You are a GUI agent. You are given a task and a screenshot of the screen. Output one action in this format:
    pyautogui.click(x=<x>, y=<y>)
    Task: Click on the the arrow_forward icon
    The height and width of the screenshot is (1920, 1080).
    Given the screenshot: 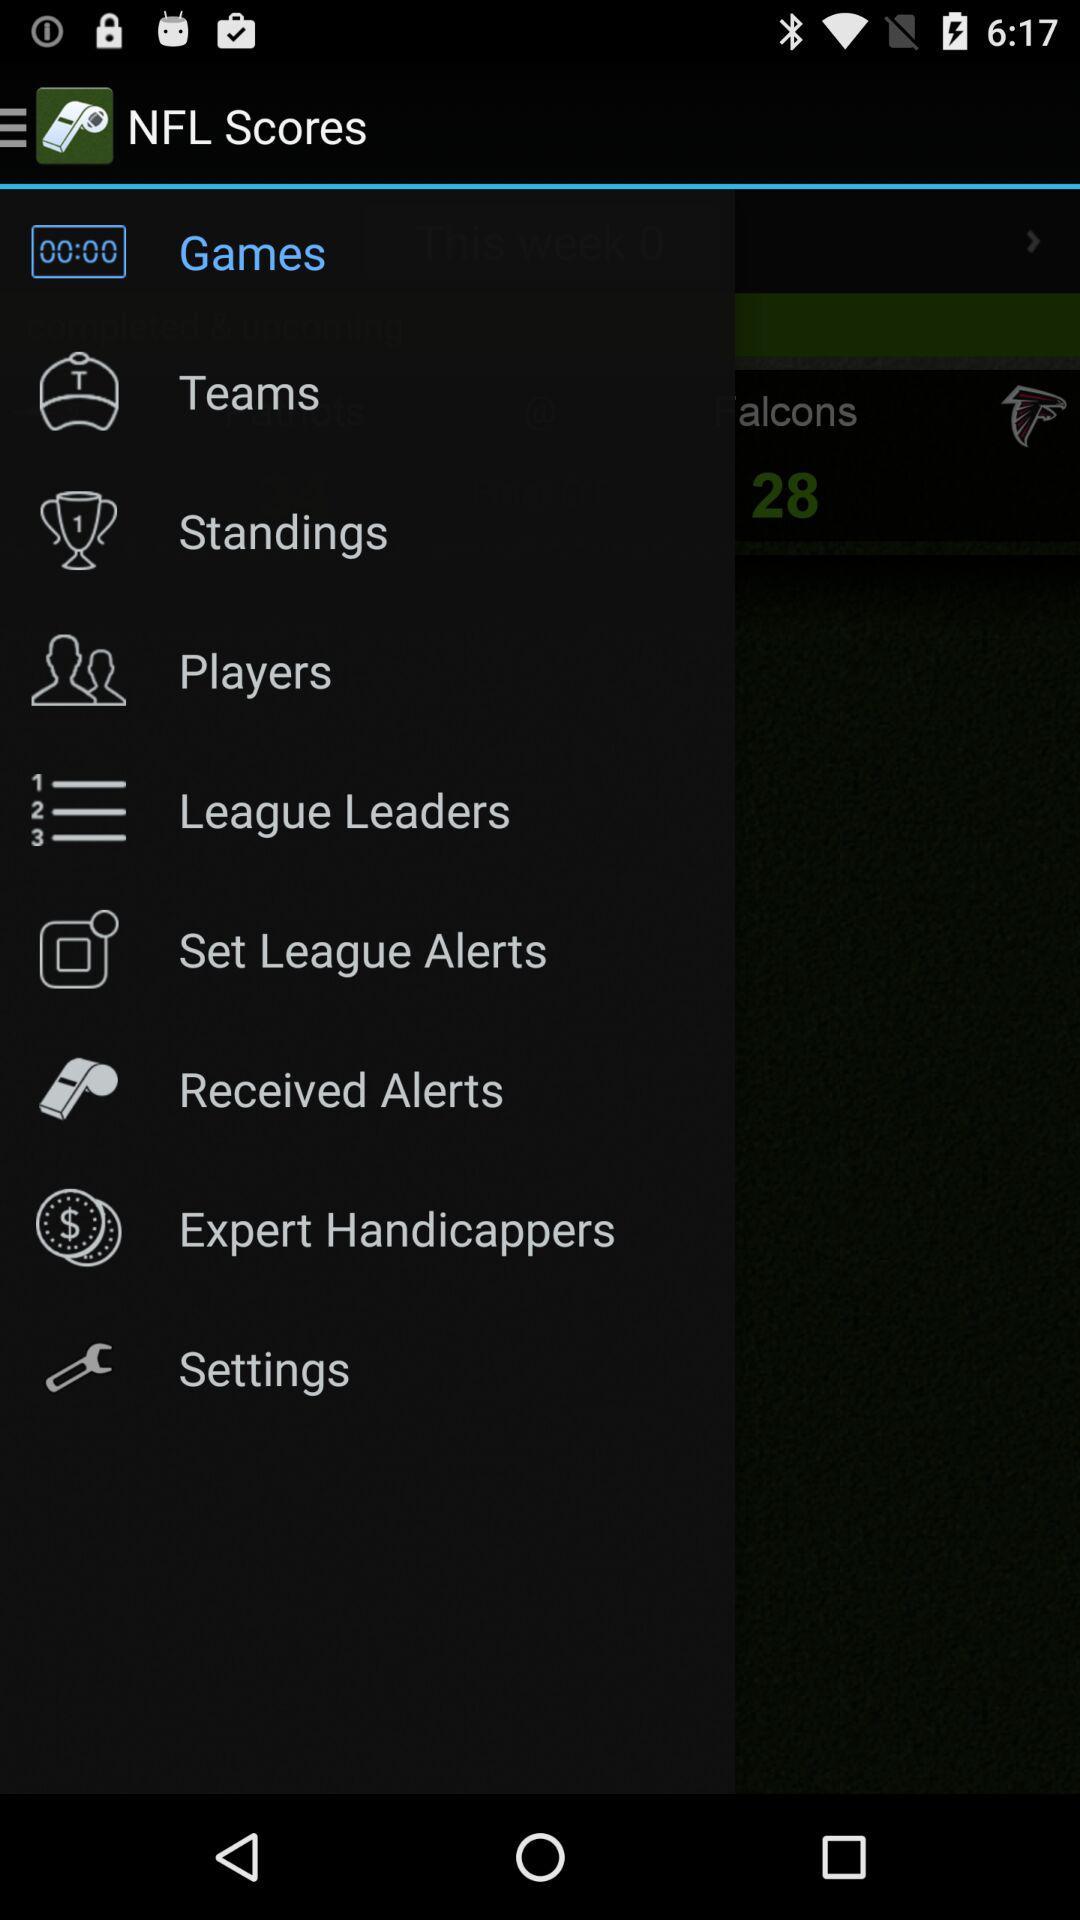 What is the action you would take?
    pyautogui.click(x=1033, y=257)
    